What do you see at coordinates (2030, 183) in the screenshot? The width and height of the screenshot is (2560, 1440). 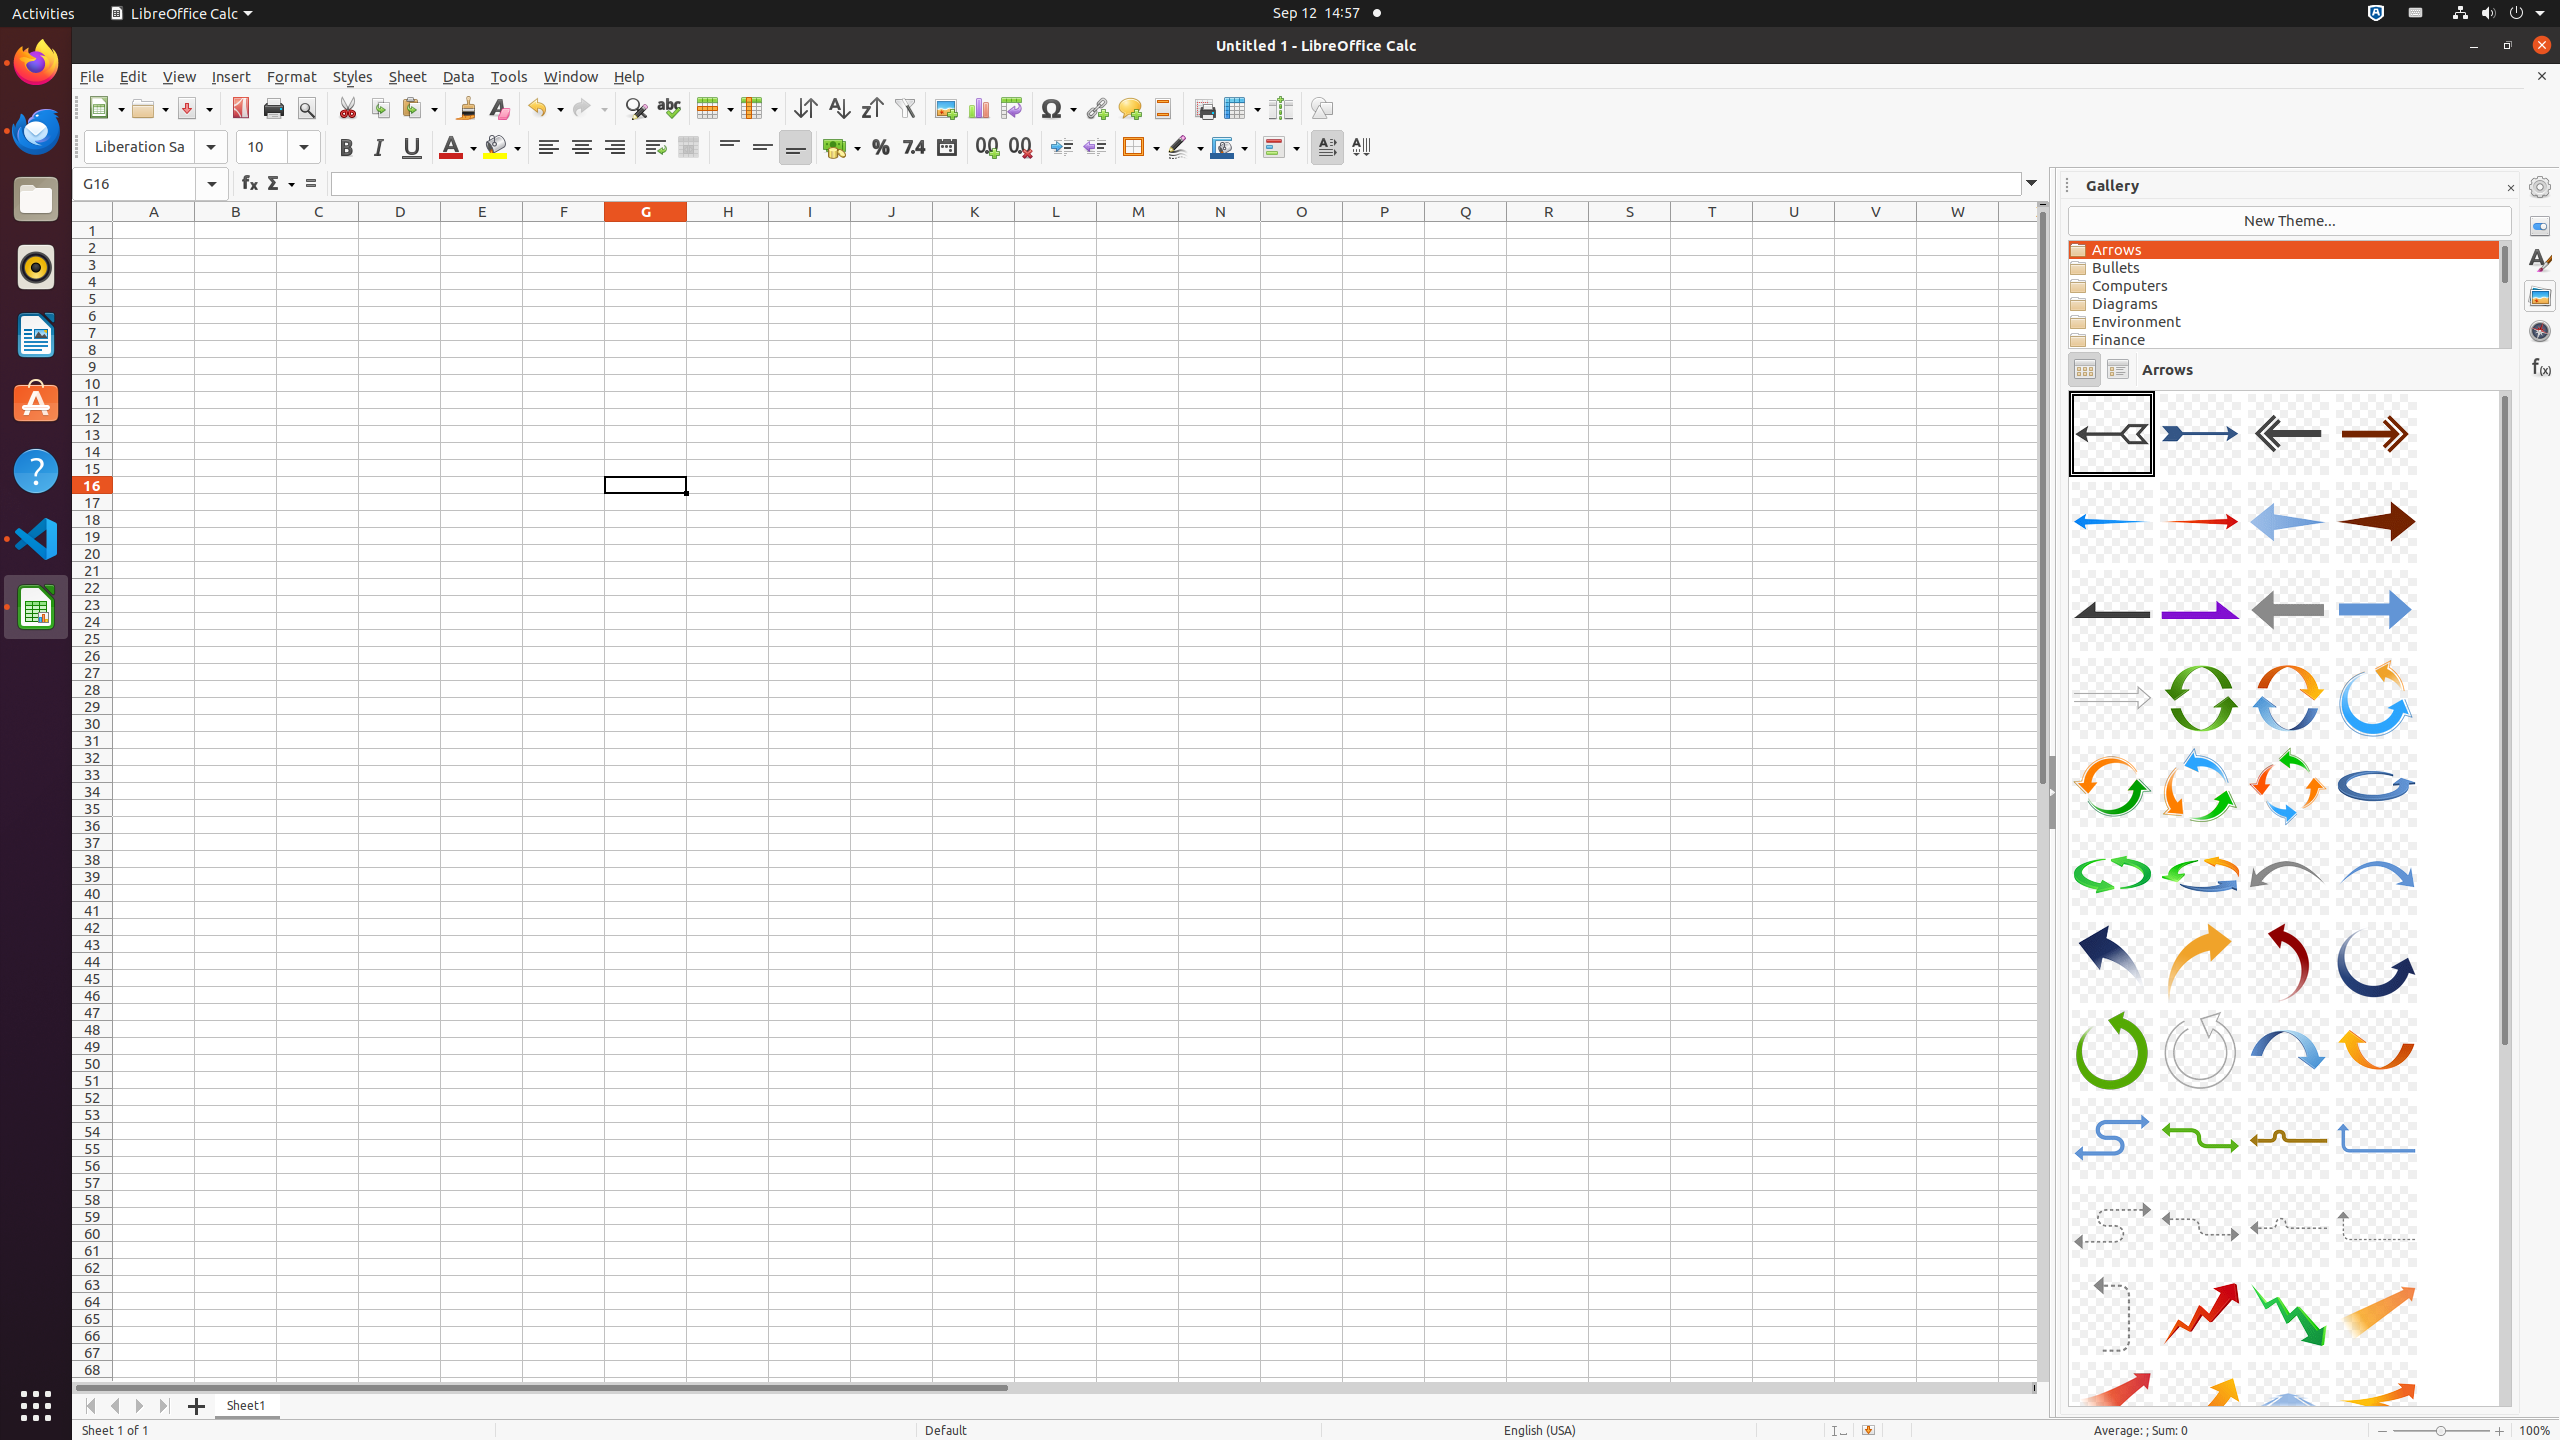 I see `'Expand Formula Bar'` at bounding box center [2030, 183].